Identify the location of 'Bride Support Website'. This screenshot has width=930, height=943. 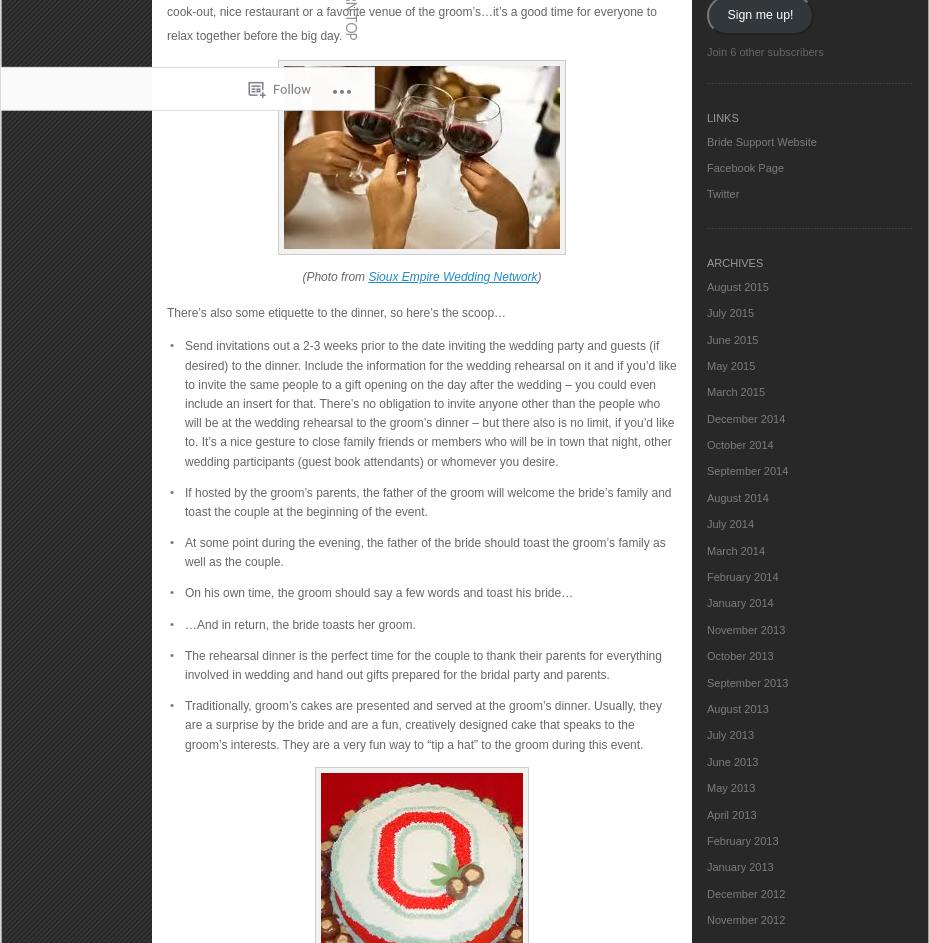
(761, 140).